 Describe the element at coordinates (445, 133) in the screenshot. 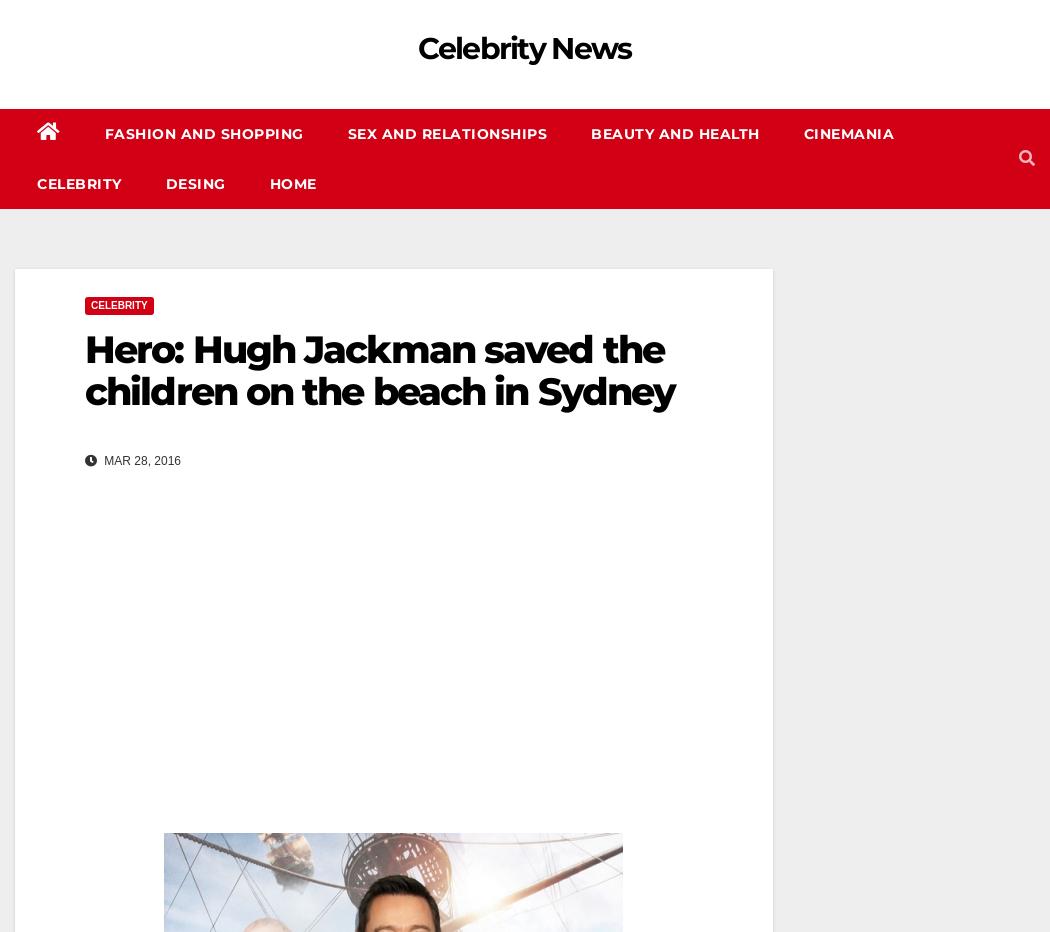

I see `'SEX AND RELATIONSHIPS'` at that location.